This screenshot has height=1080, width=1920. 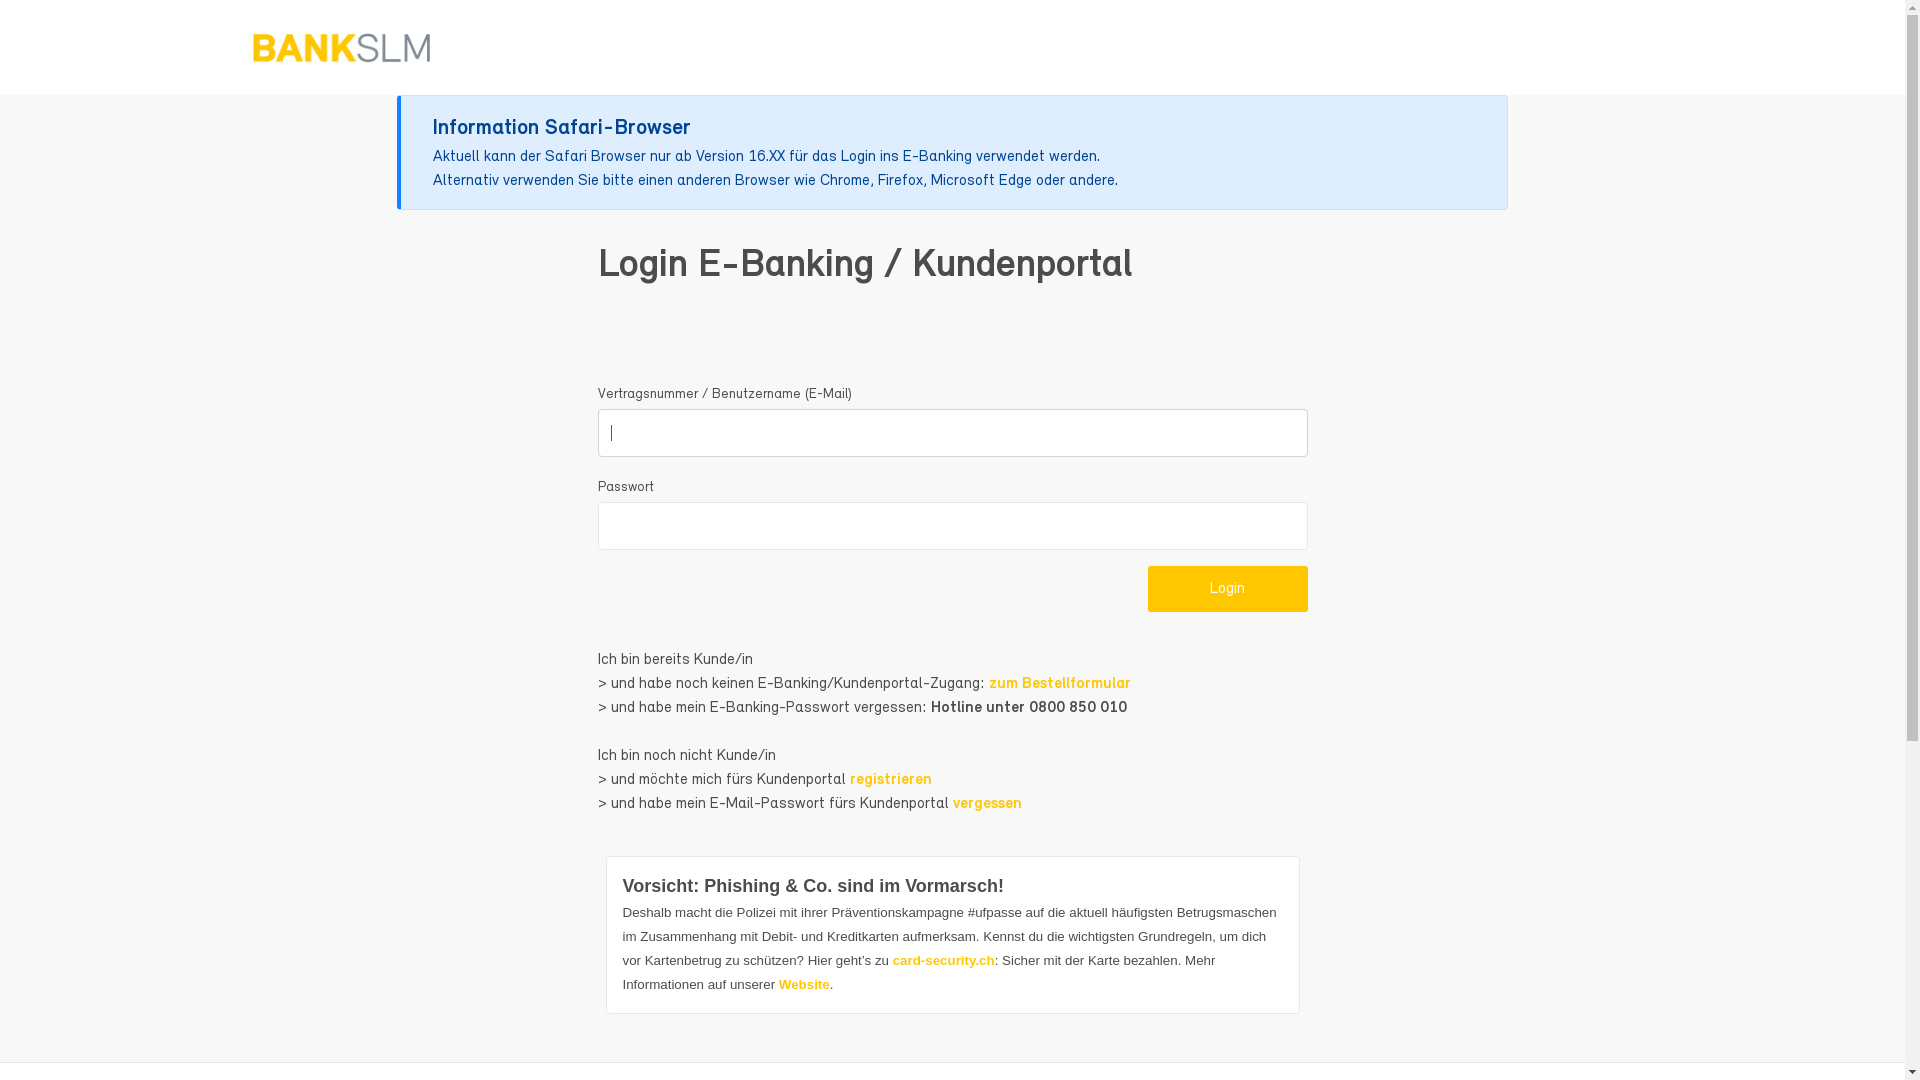 I want to click on 'zum Bestellformular', so click(x=1058, y=682).